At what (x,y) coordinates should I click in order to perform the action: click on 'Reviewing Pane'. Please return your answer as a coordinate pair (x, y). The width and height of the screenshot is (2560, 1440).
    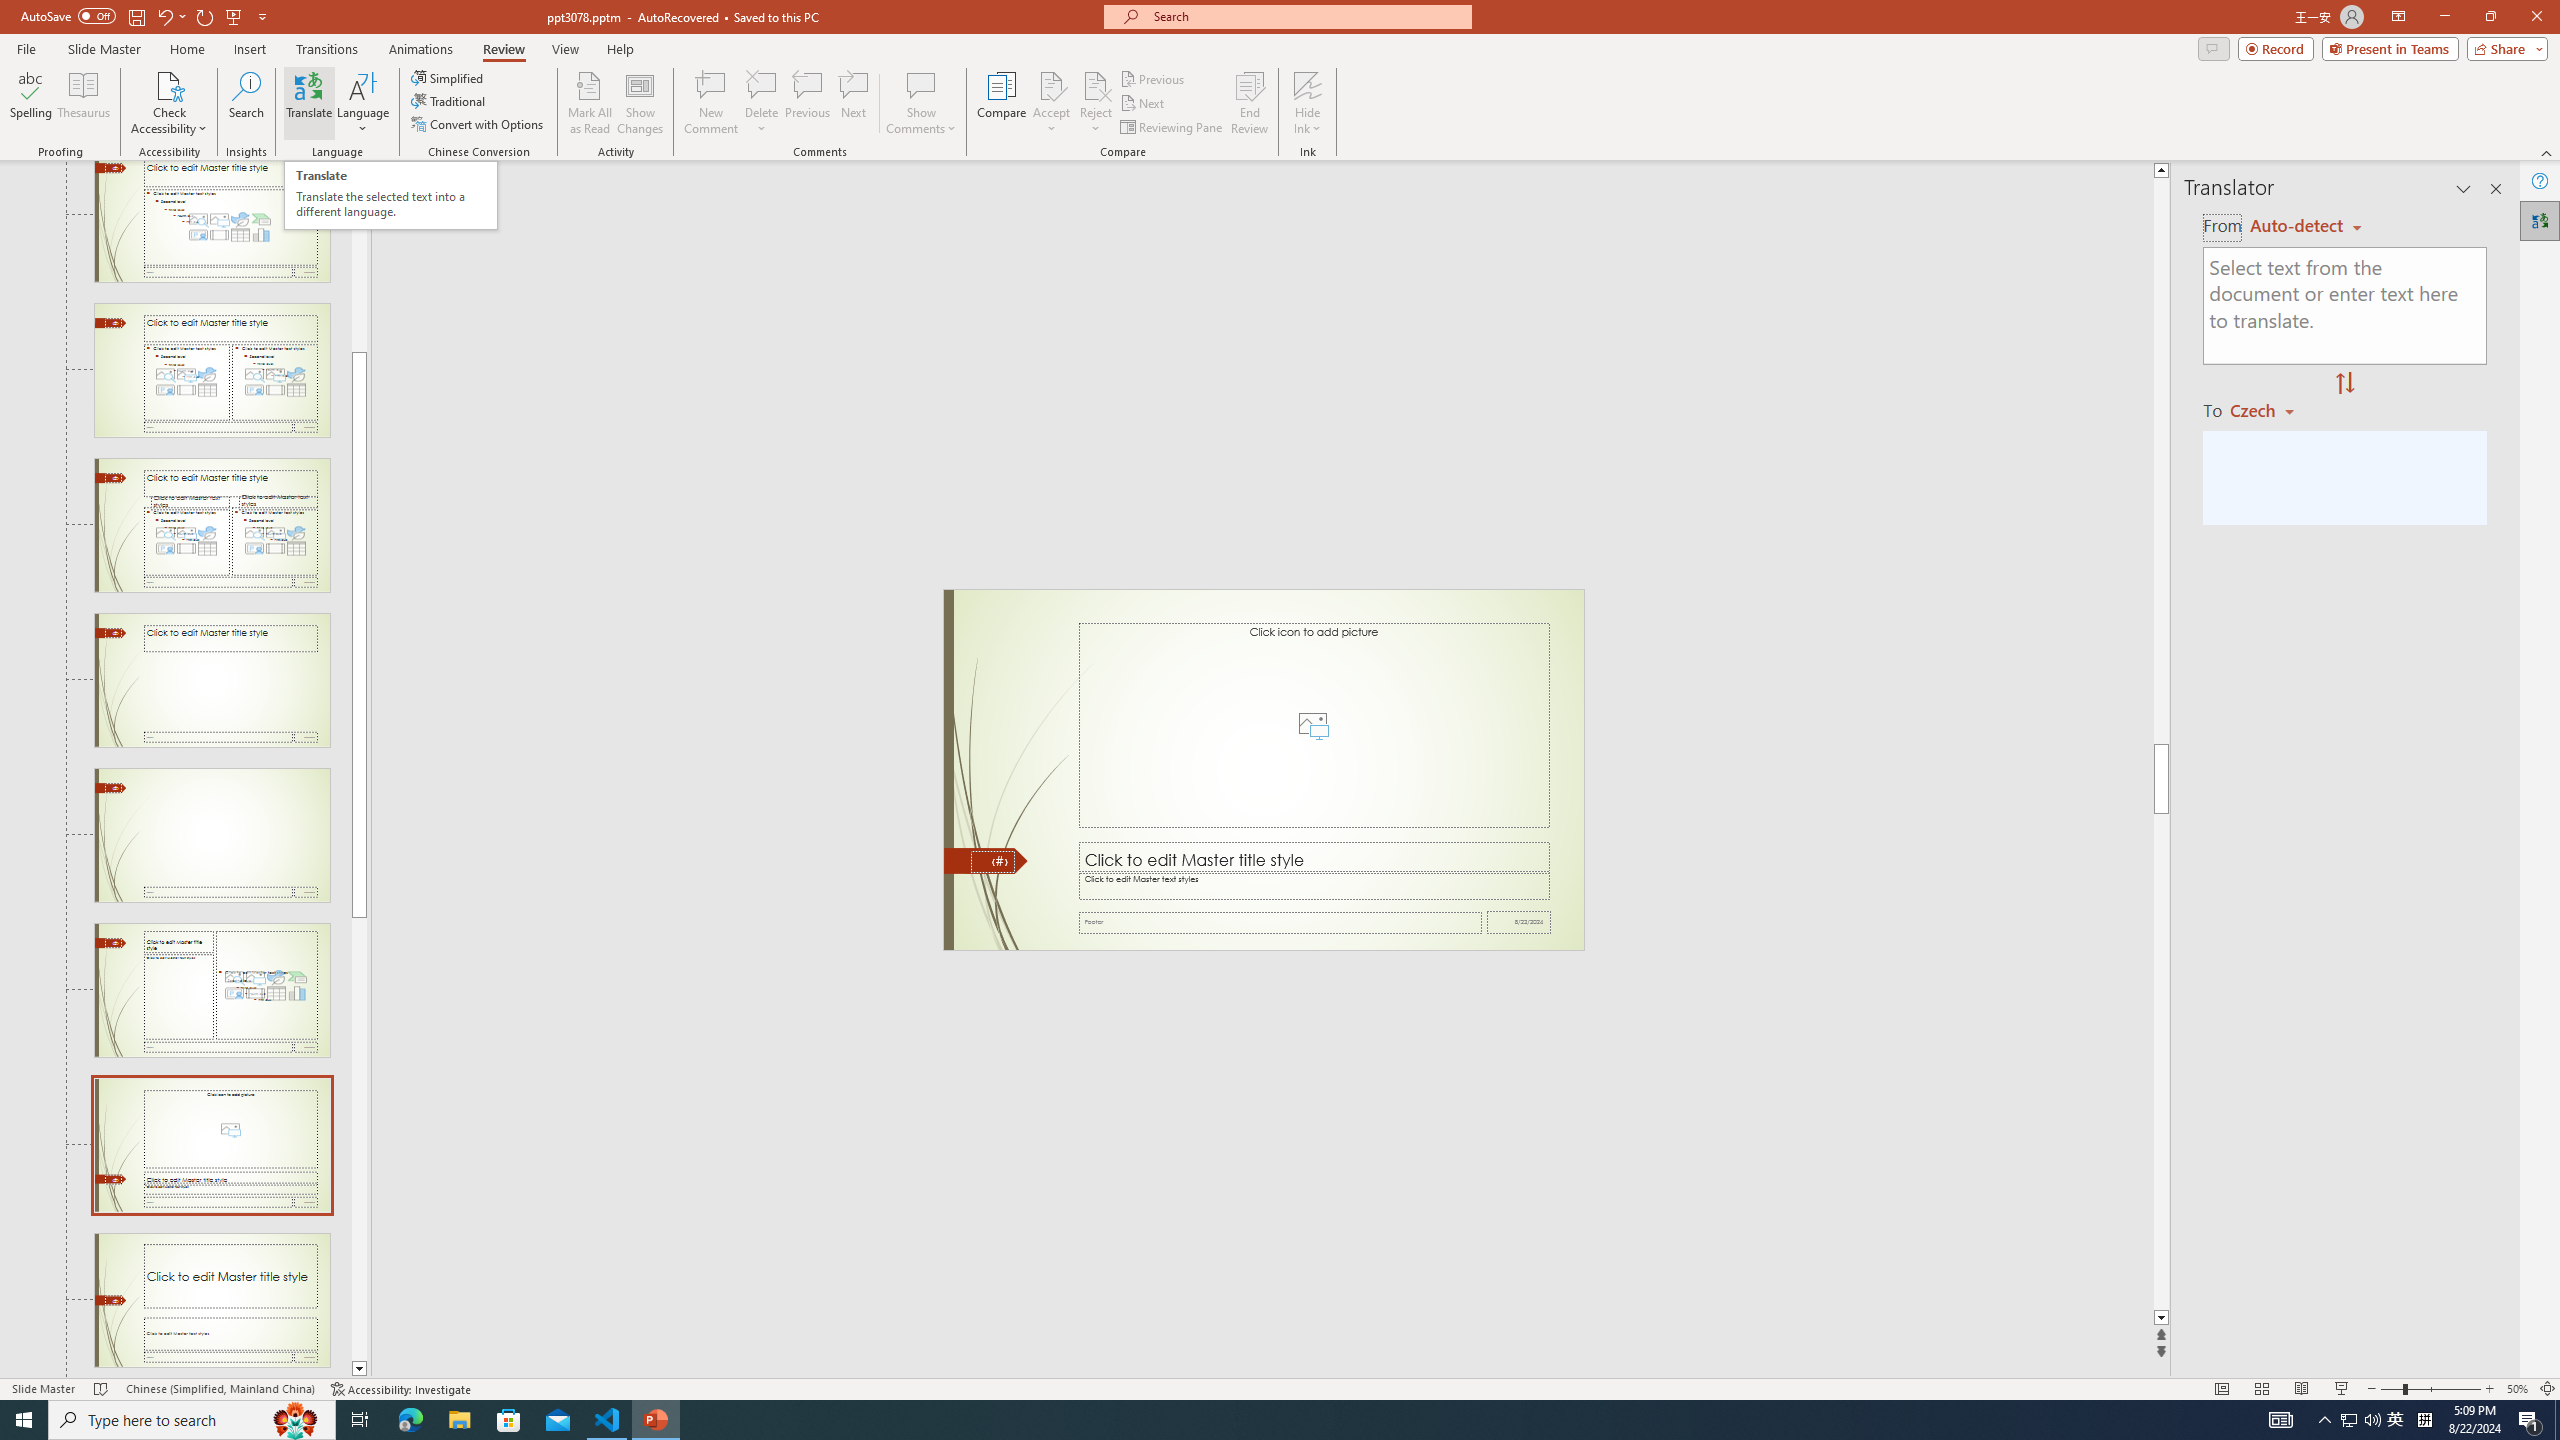
    Looking at the image, I should click on (1171, 127).